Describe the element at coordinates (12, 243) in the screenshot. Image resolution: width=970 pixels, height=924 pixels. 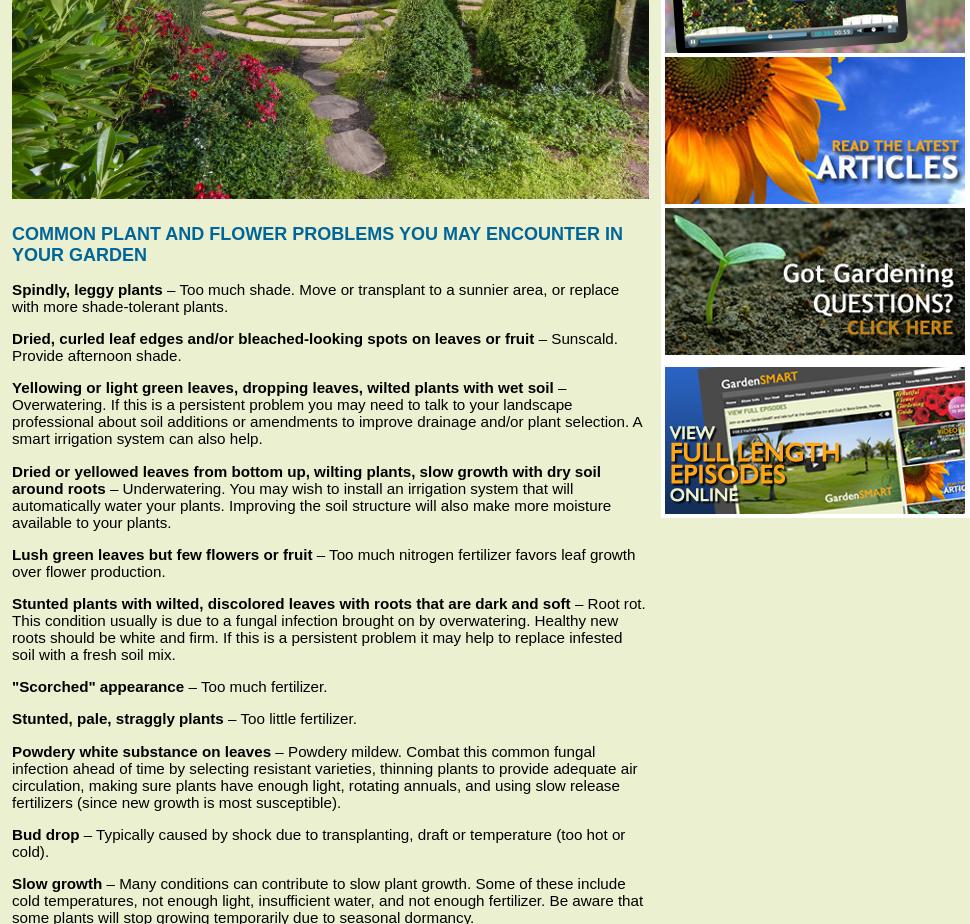
I see `'Common Plant and Flower Problems You May Encounter in Your Garden'` at that location.